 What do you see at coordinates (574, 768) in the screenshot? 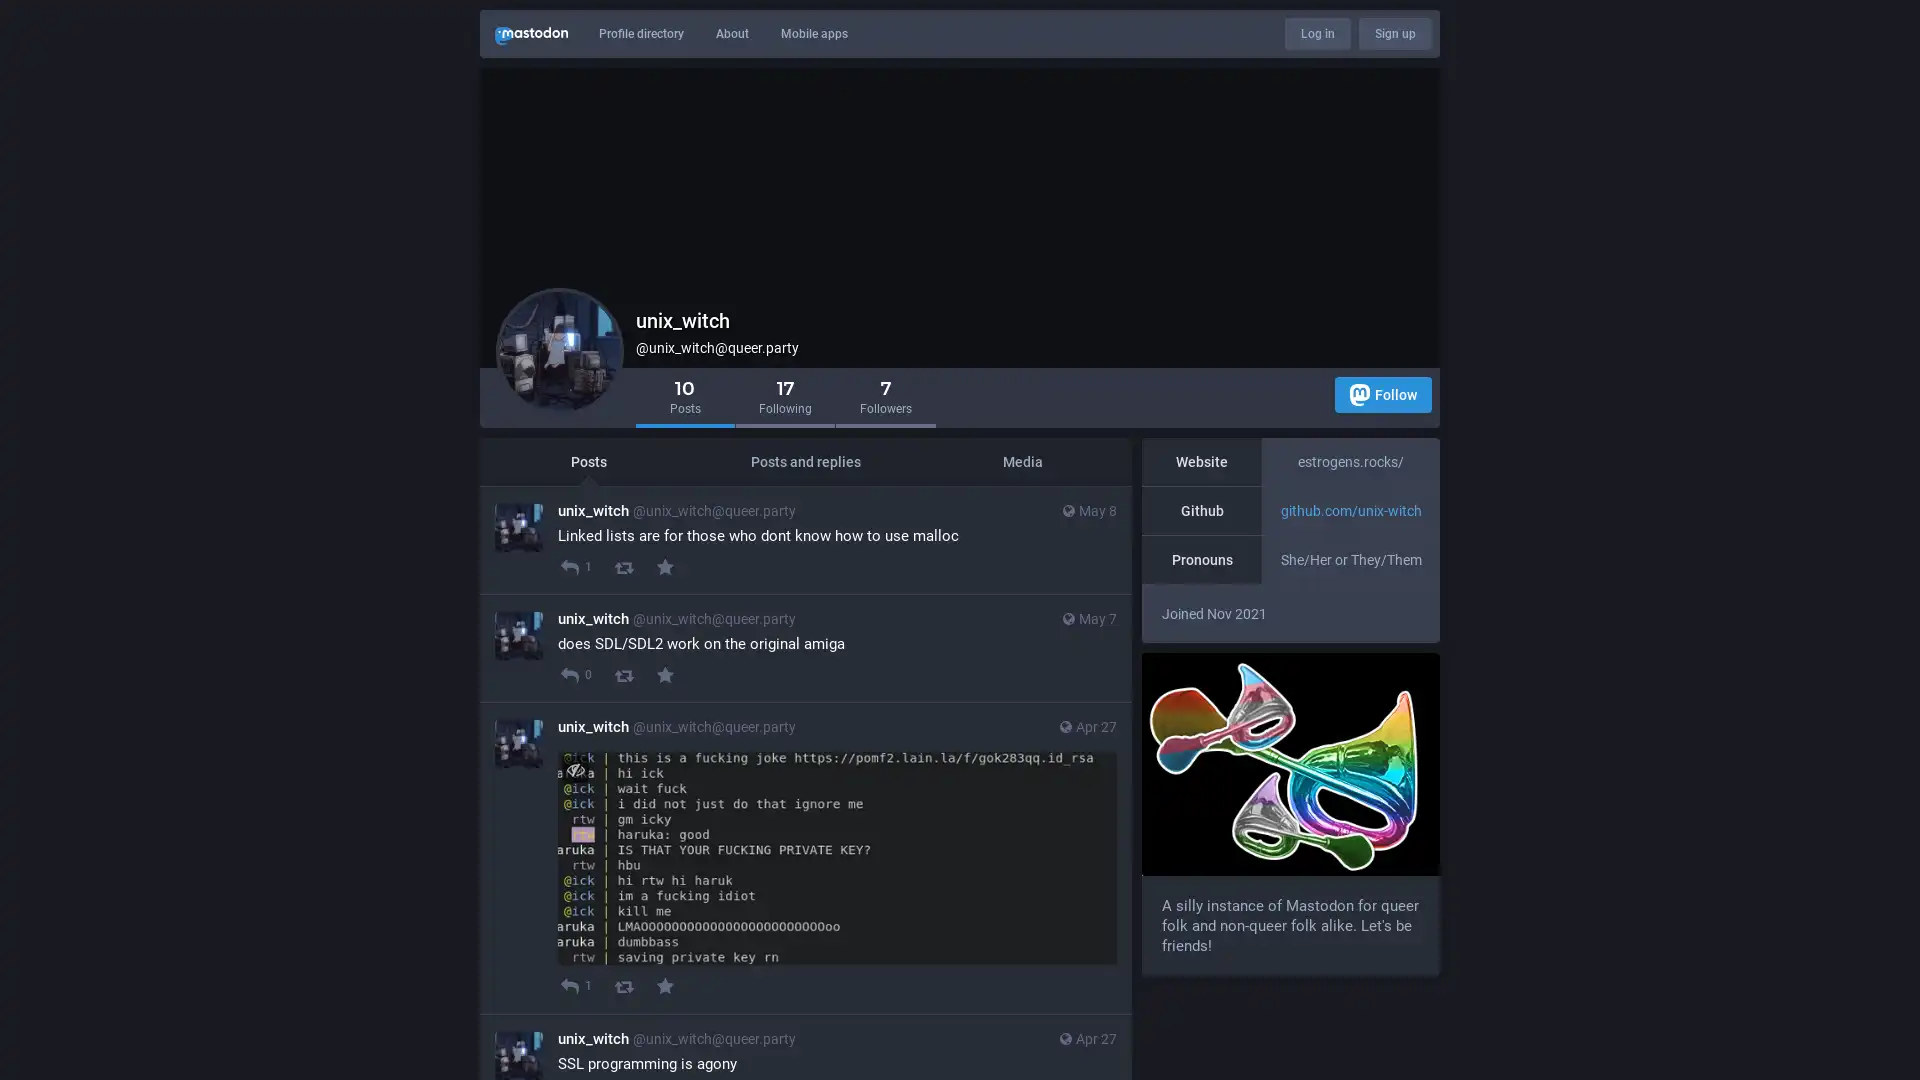
I see `Hide image` at bounding box center [574, 768].